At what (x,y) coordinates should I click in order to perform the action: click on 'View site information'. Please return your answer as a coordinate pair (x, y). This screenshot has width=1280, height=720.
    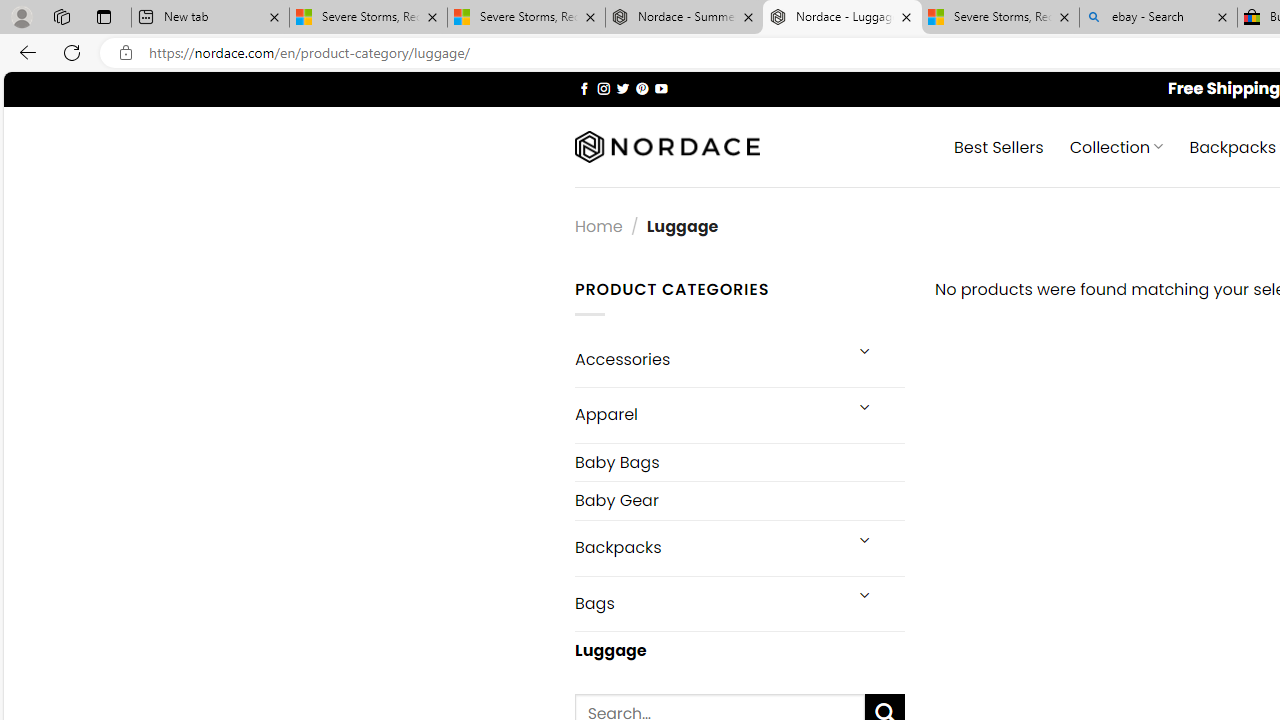
    Looking at the image, I should click on (125, 52).